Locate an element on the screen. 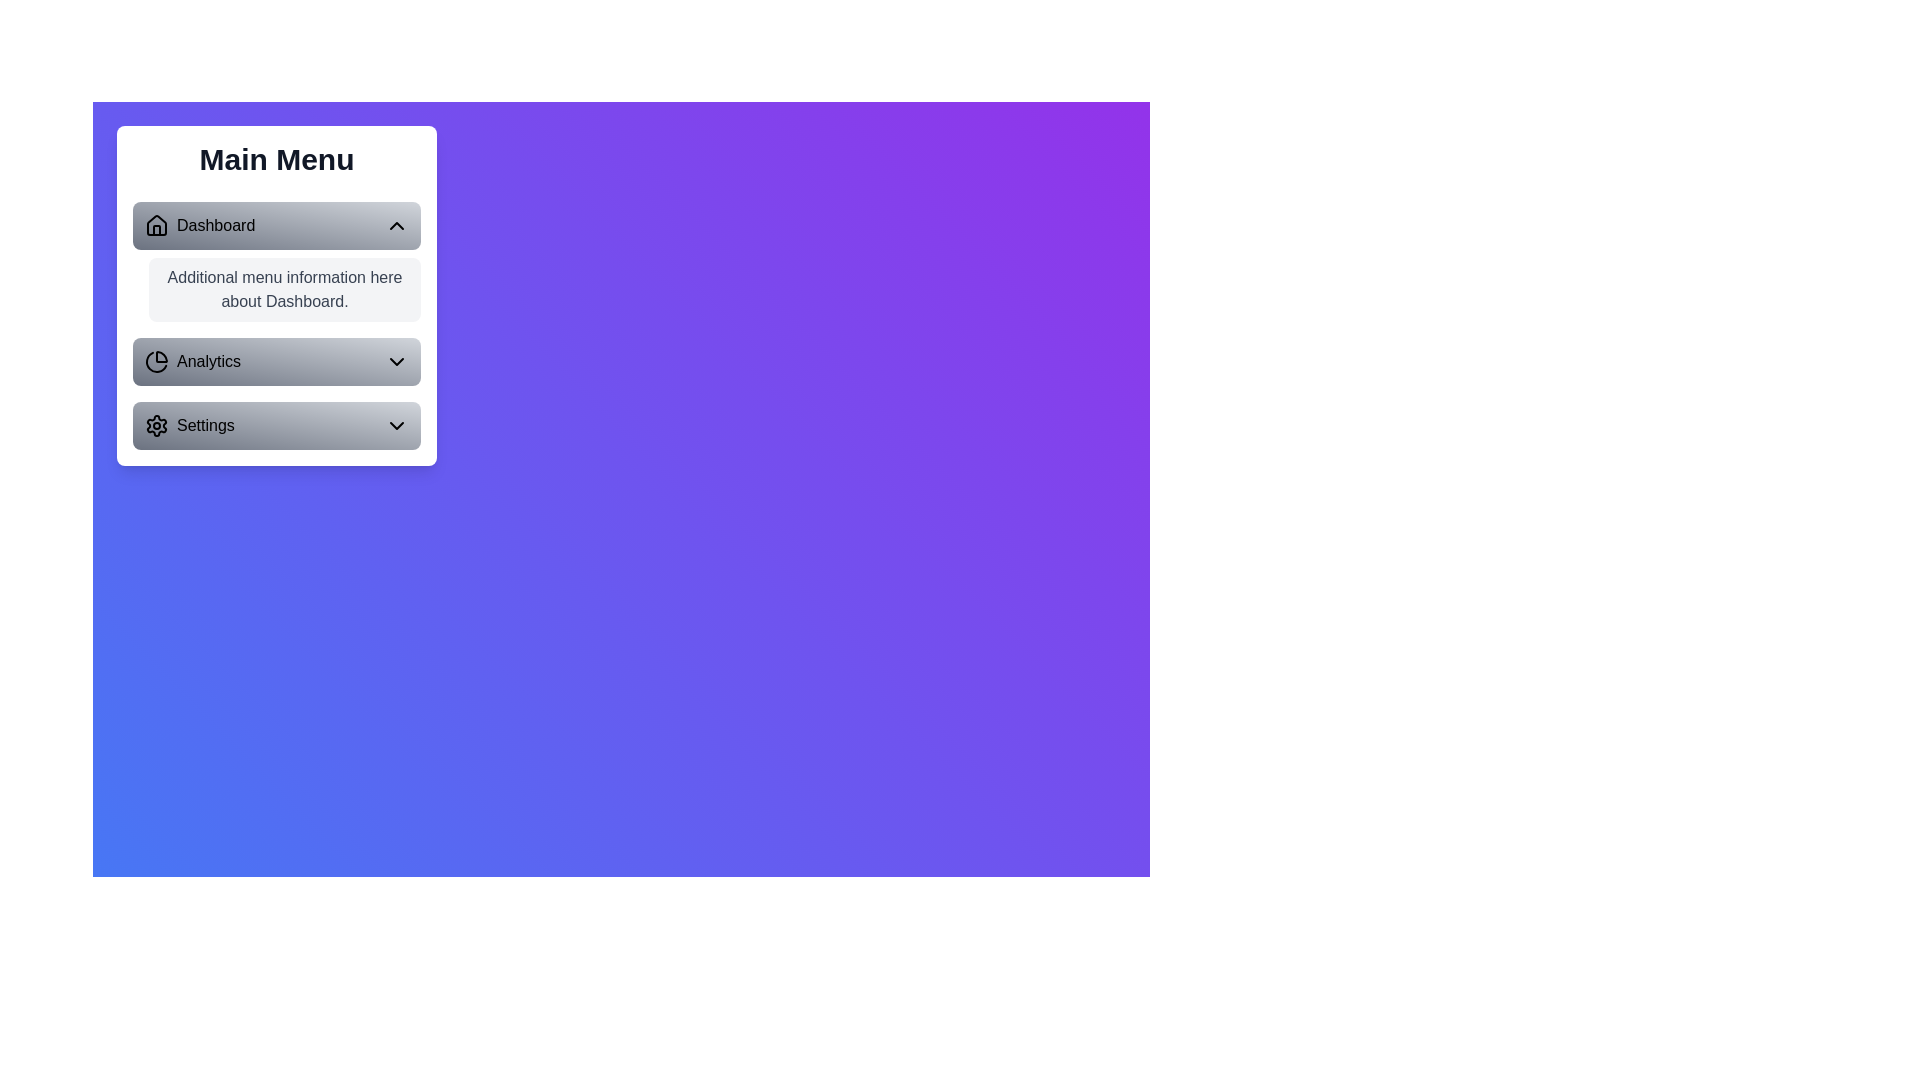  informational text displayed in gray font that states: 'Additional menu information here about Dashboard.' This text is located within the dropdown section related to the 'Dashboard' menu option, positioned below the 'Dashboard' label and icon is located at coordinates (283, 289).